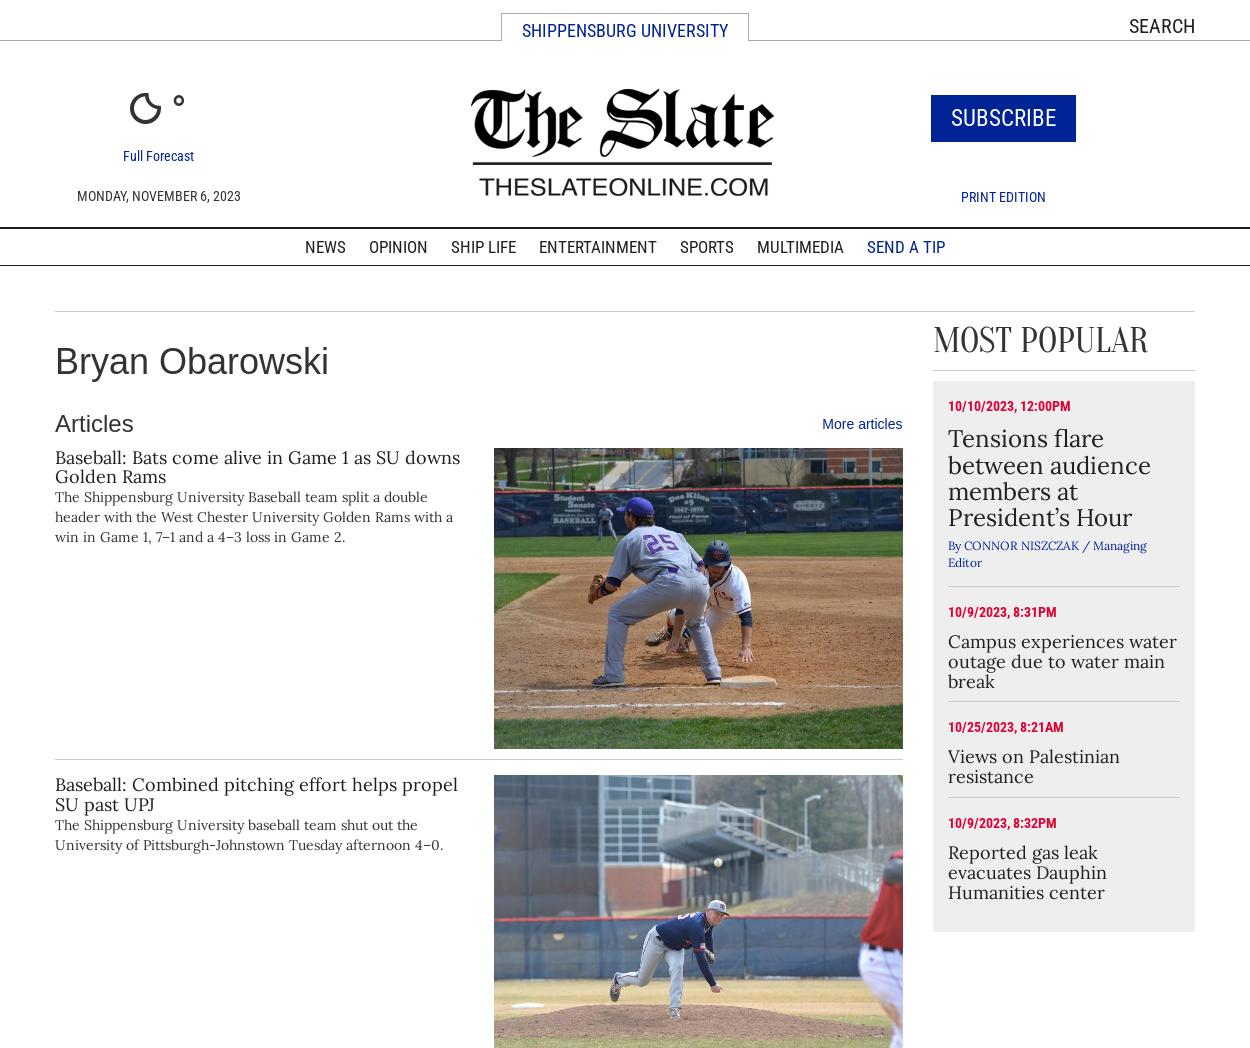 This screenshot has width=1250, height=1048. I want to click on 'The Shippensburg University Baseball team split a double header with the West Chester University Golden Rams with a win in Game 1, 7–1 and a 4–3 loss in Game 2.', so click(254, 516).